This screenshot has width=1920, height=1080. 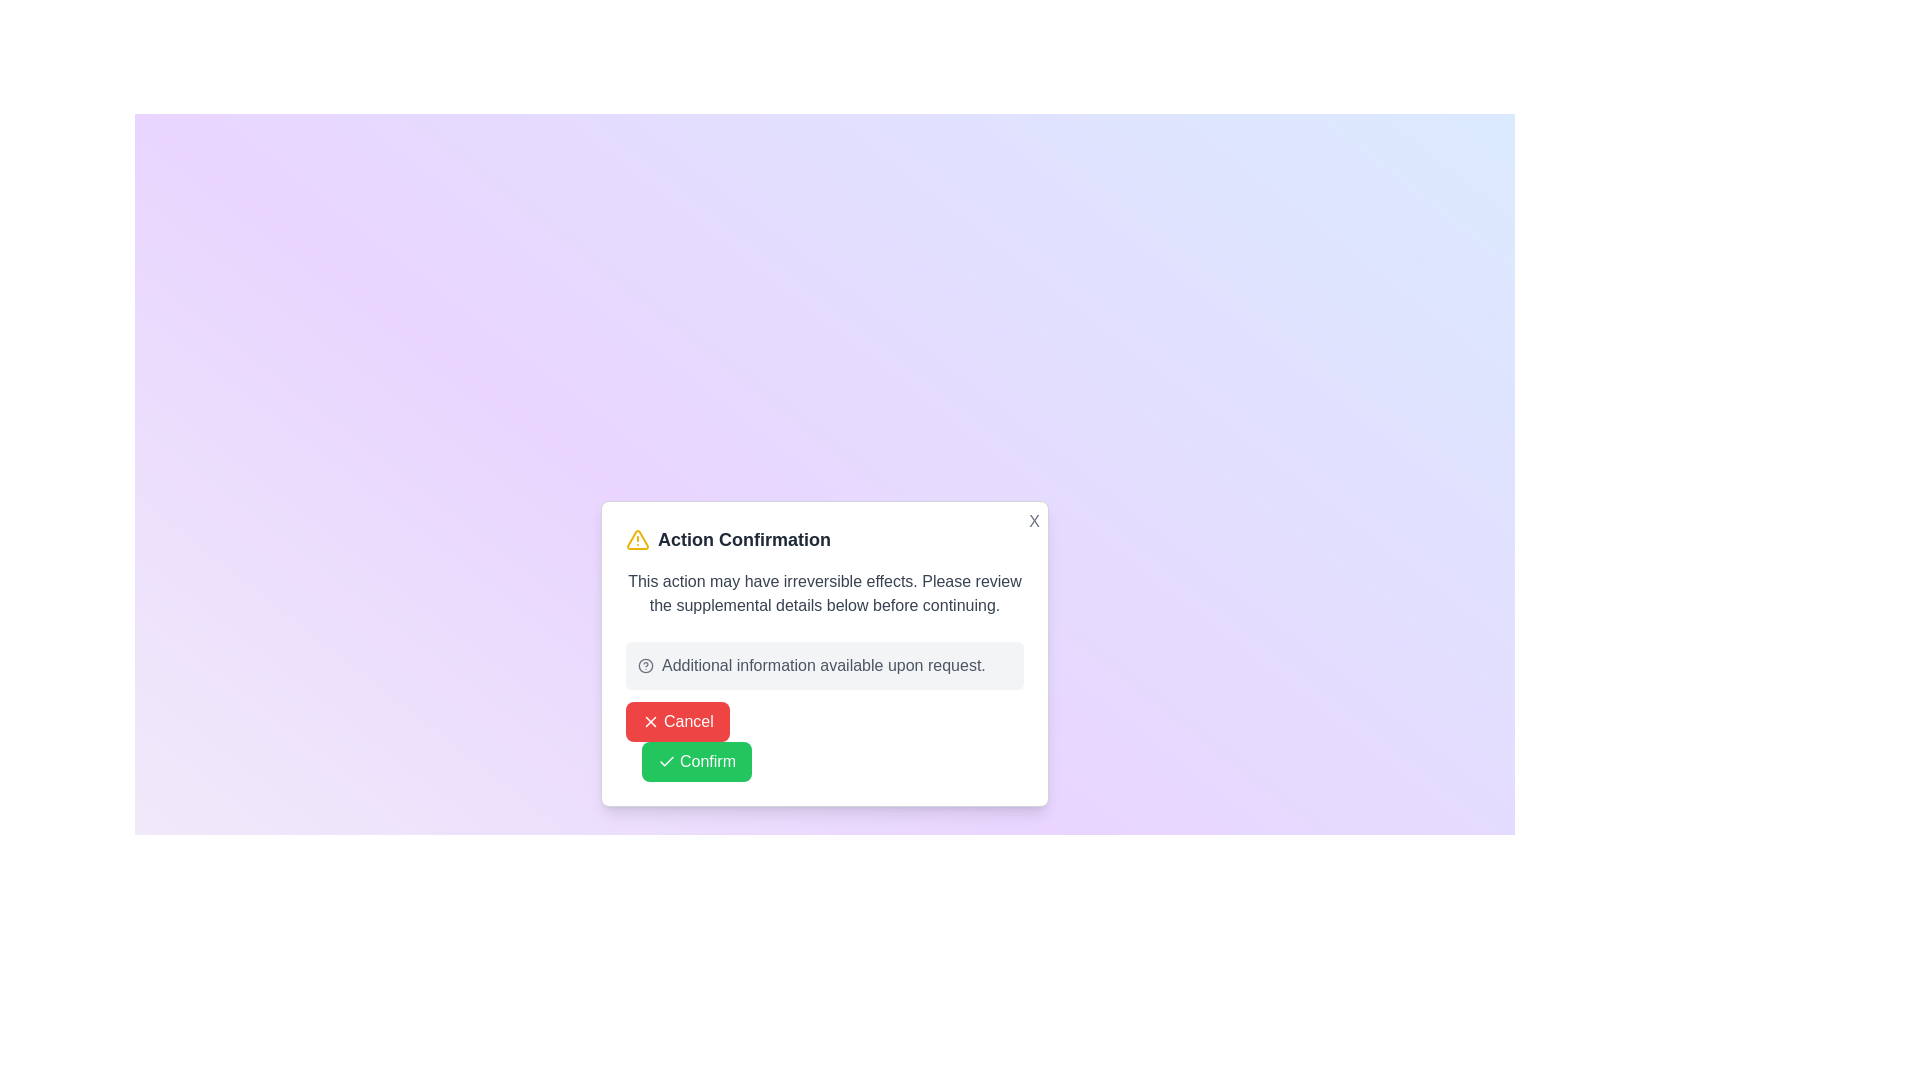 I want to click on message displayed in the confirmation dialog stating 'This action may have irreversible effects. Please review the supplemental details below before continuing.', so click(x=825, y=593).